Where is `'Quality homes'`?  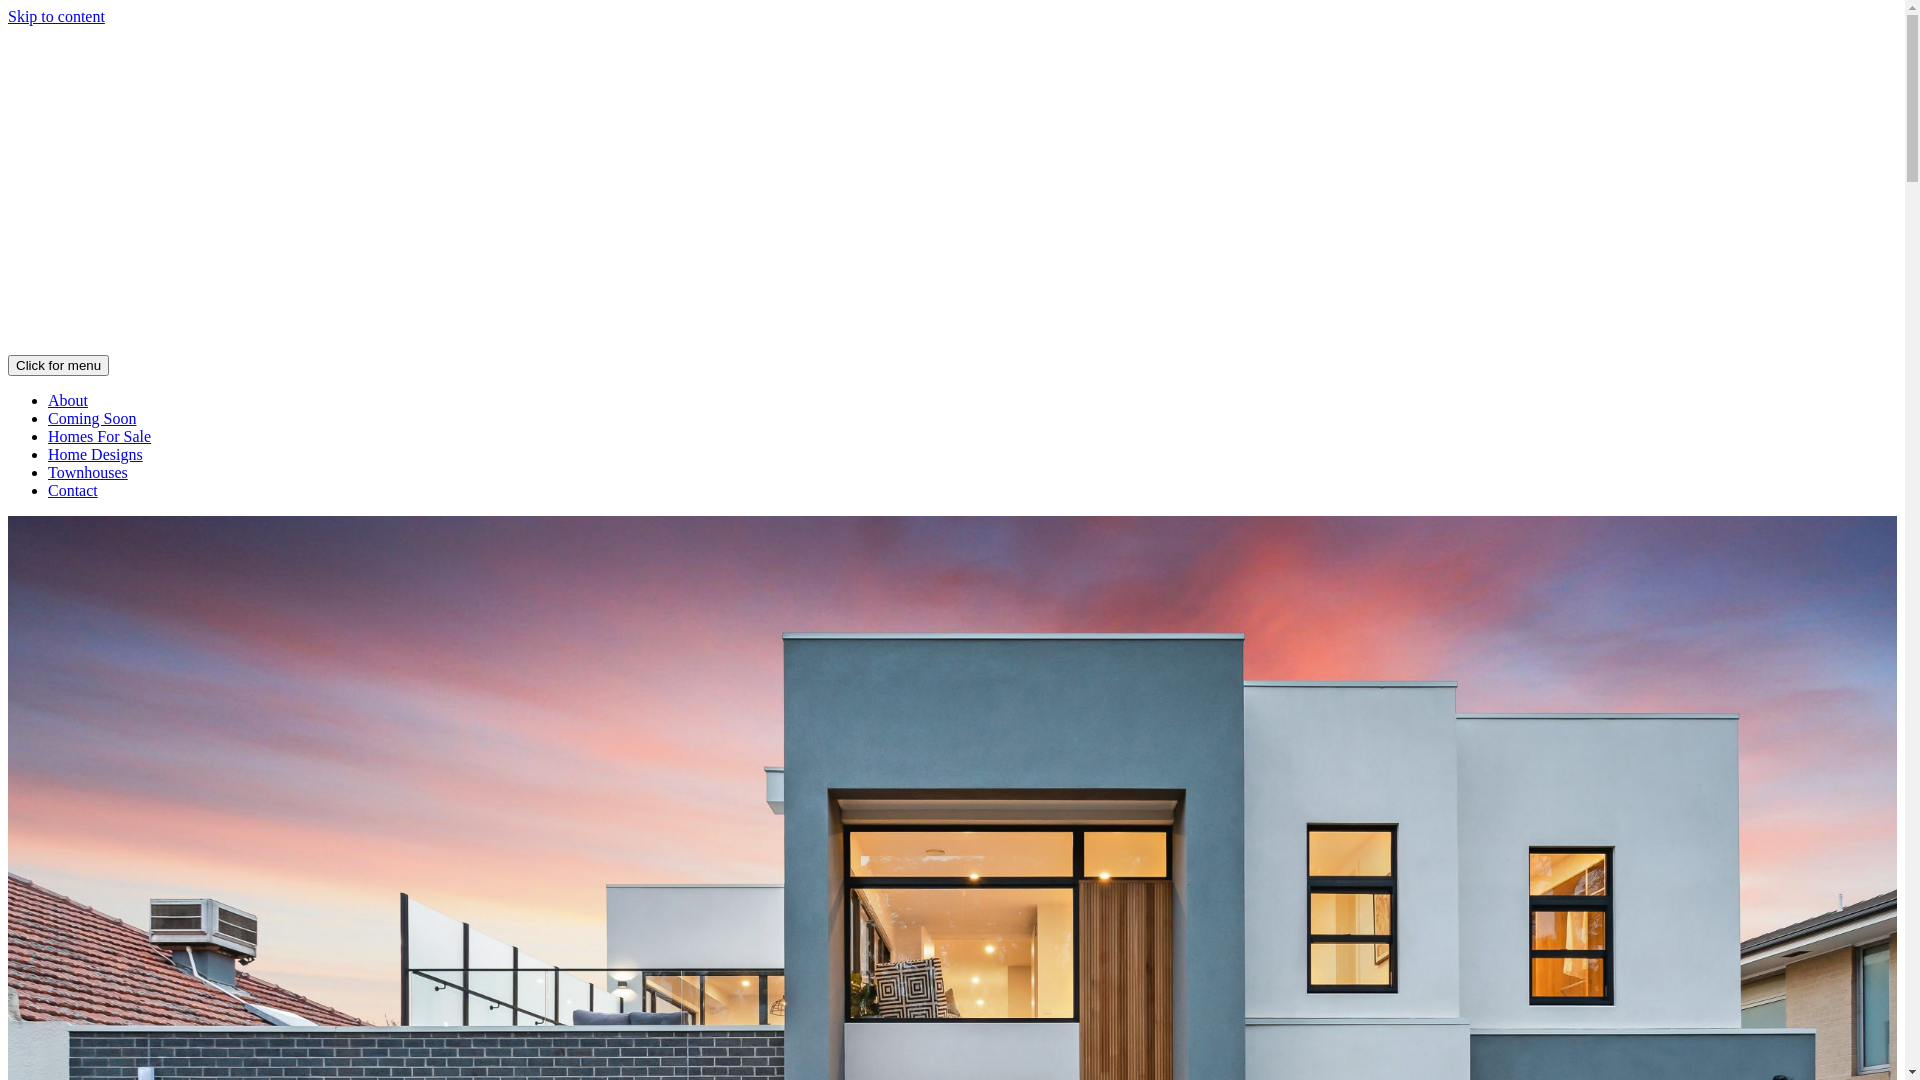 'Quality homes' is located at coordinates (951, 344).